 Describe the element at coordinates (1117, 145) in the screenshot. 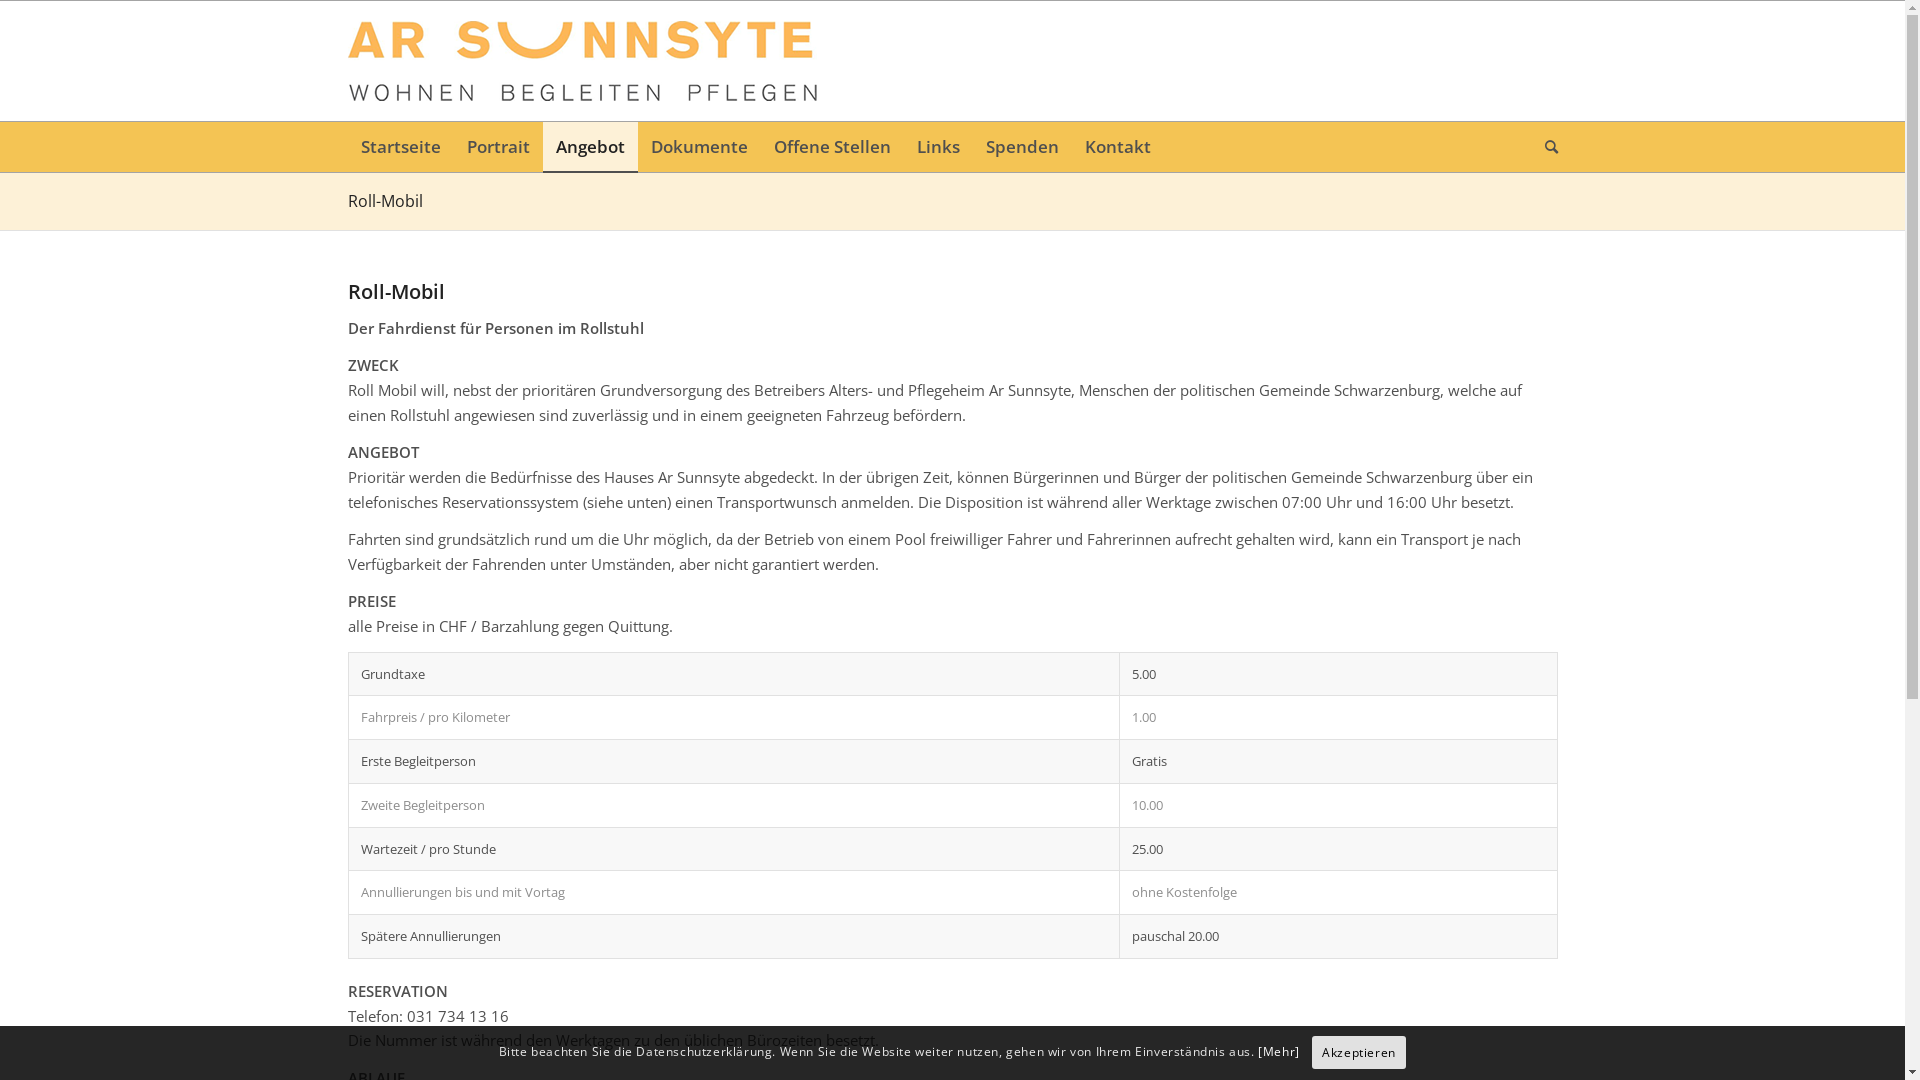

I see `'Kontakt'` at that location.